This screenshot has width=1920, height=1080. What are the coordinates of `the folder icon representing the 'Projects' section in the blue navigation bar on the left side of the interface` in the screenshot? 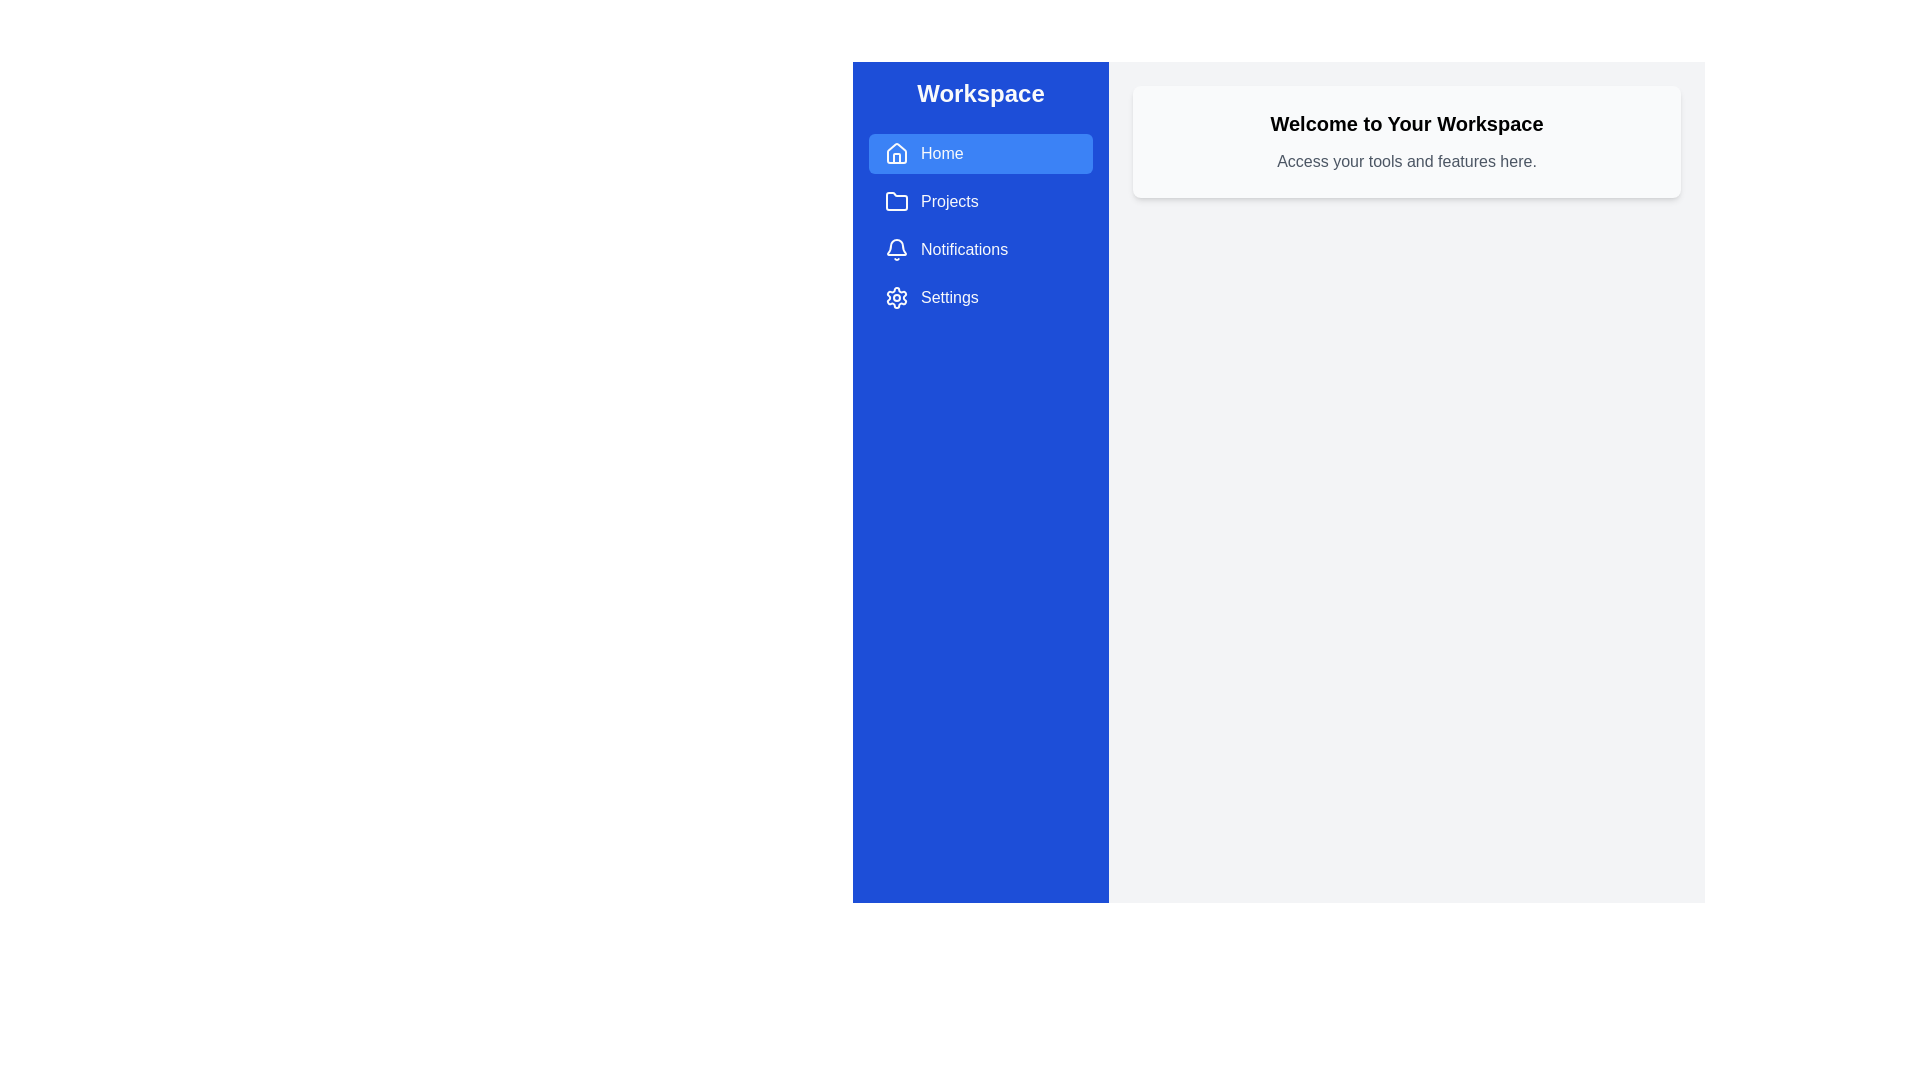 It's located at (896, 201).